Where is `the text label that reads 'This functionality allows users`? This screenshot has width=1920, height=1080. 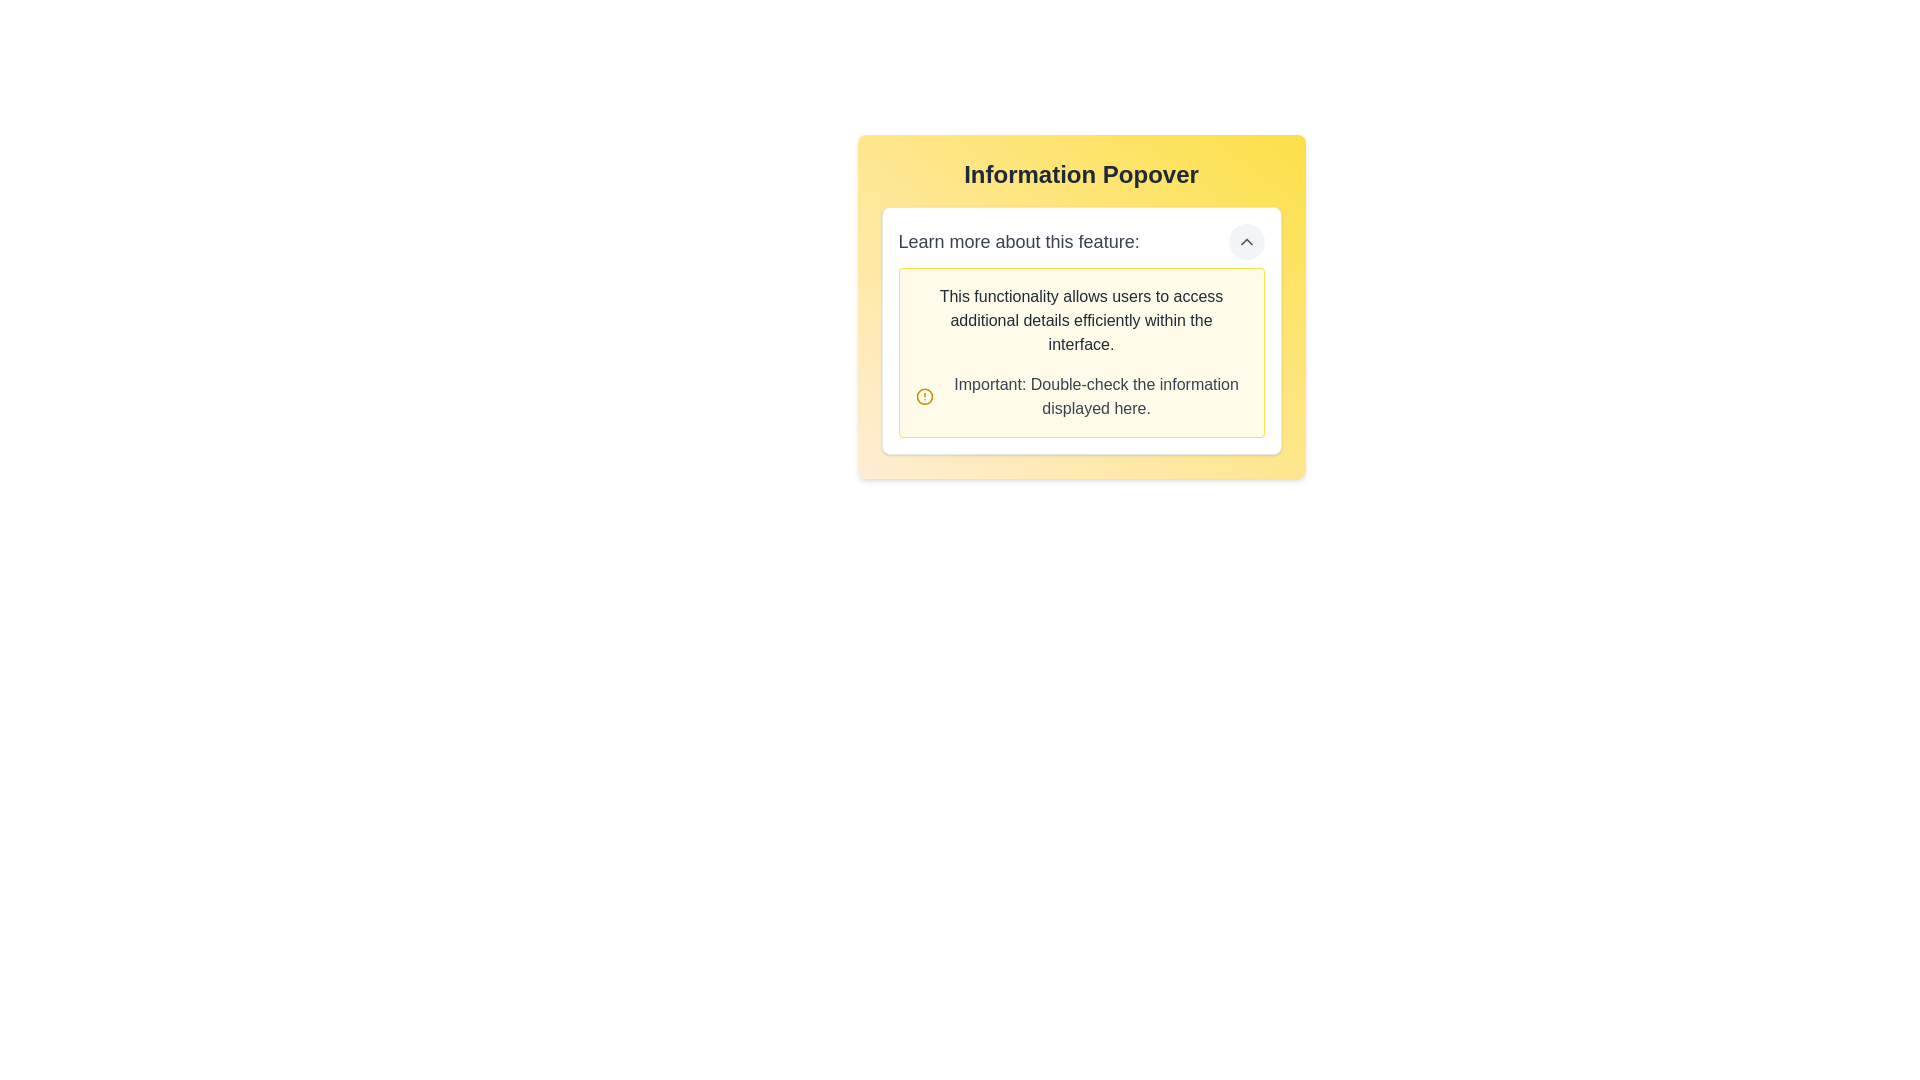 the text label that reads 'This functionality allows users is located at coordinates (1080, 319).